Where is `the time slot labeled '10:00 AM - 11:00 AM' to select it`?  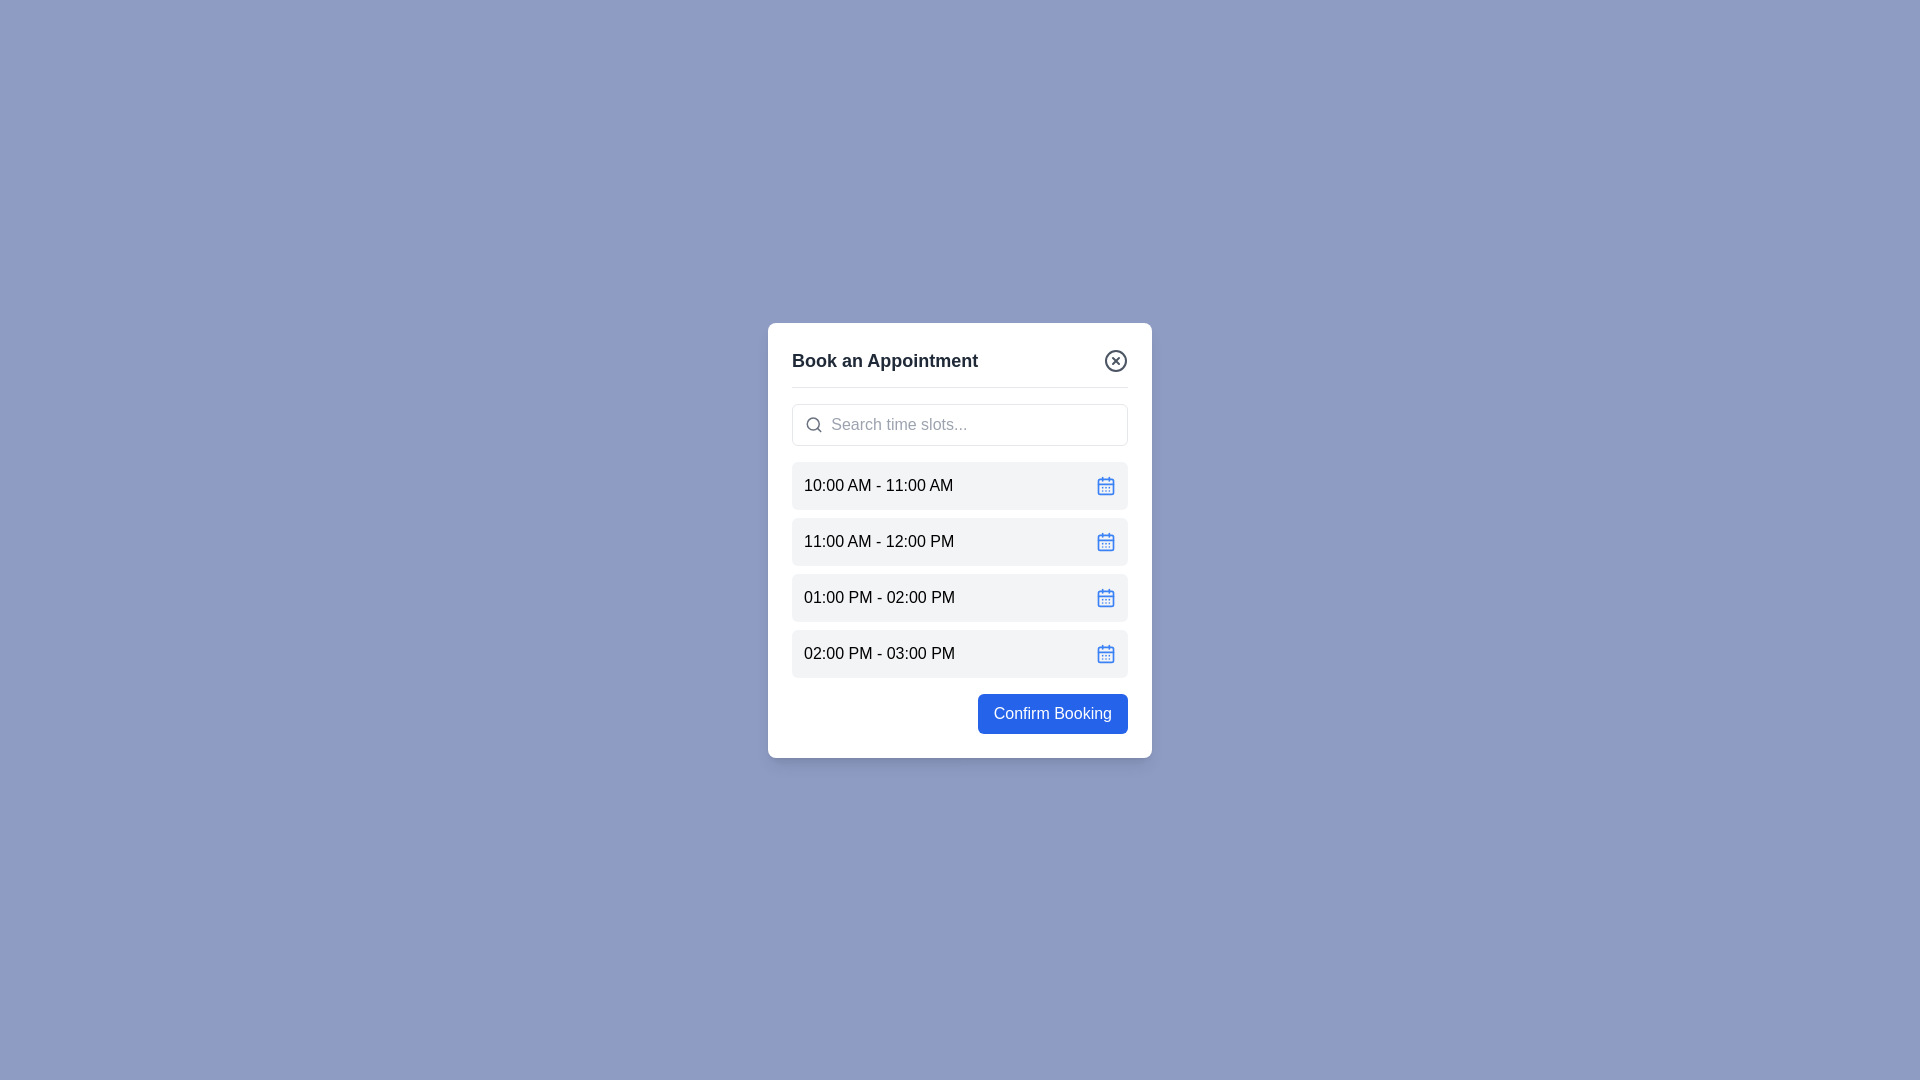 the time slot labeled '10:00 AM - 11:00 AM' to select it is located at coordinates (960, 485).